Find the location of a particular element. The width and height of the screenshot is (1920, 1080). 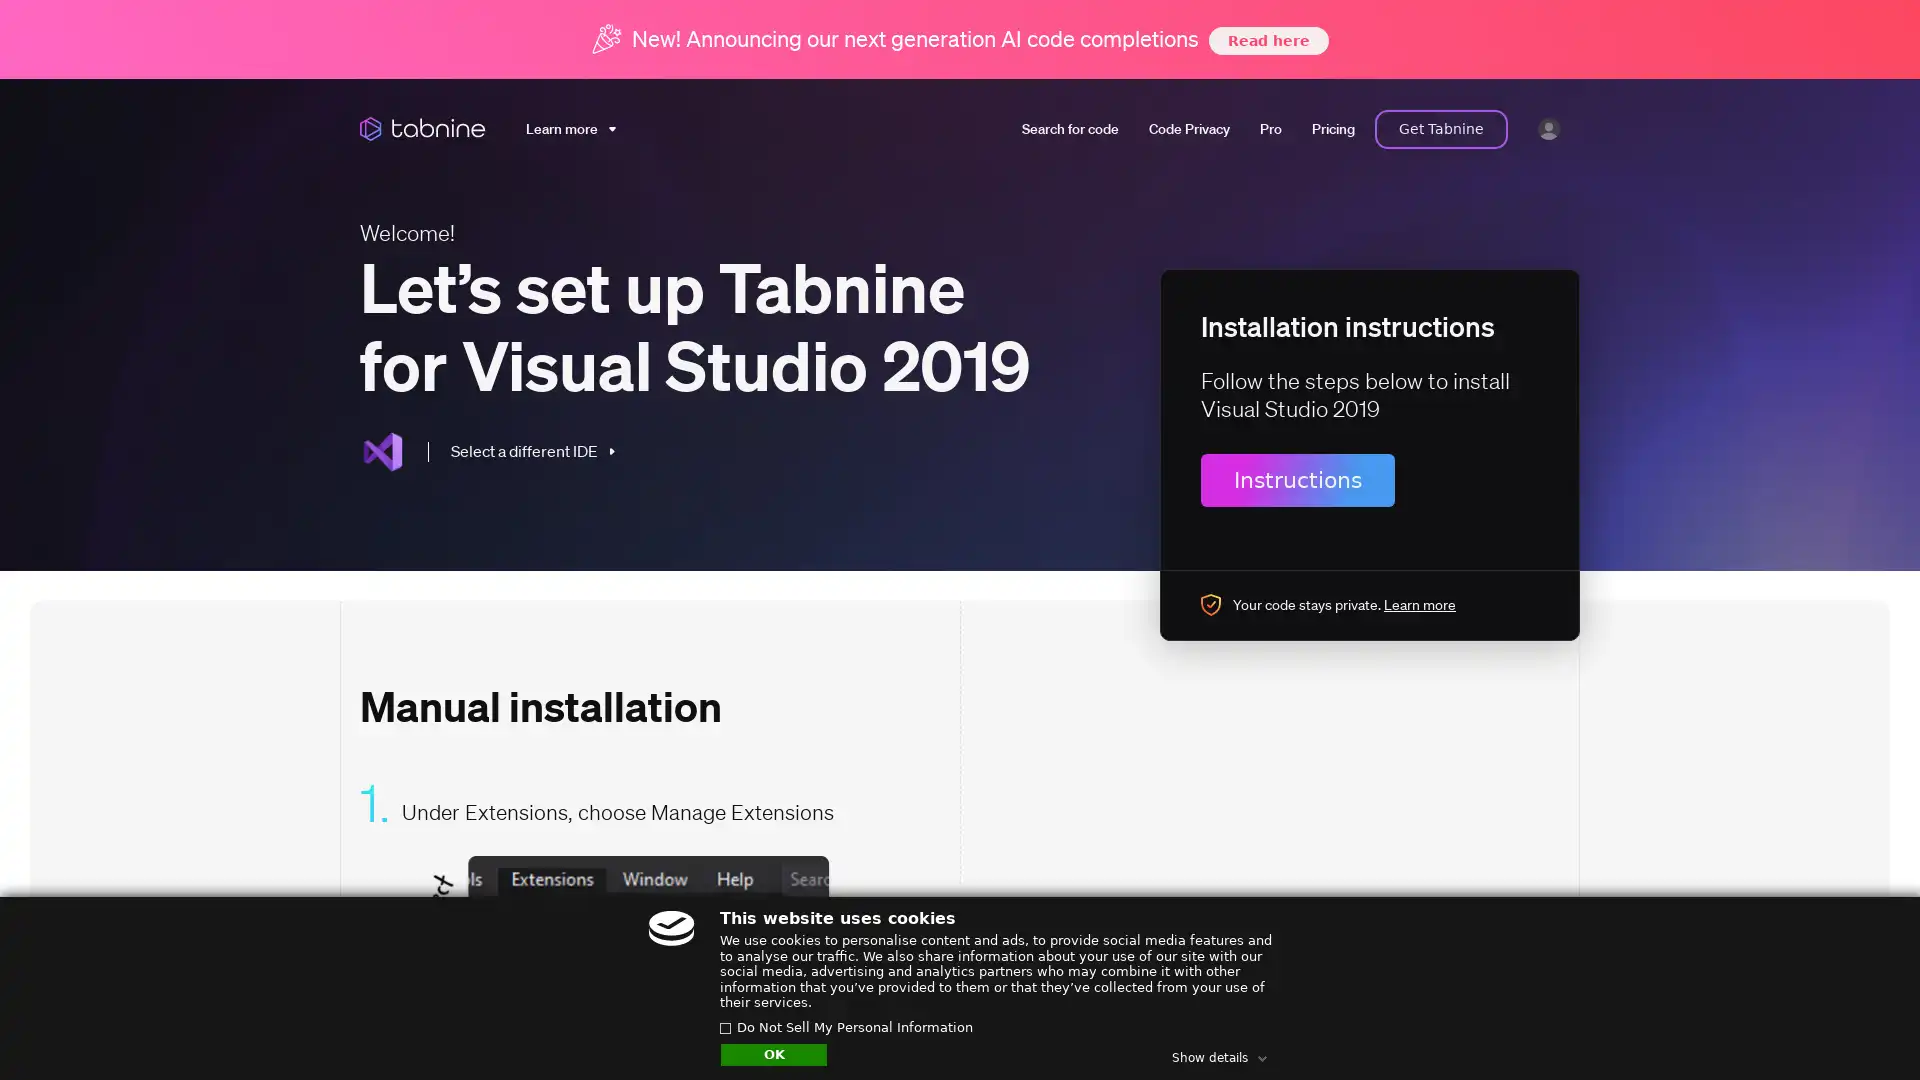

Open is located at coordinates (1860, 1026).